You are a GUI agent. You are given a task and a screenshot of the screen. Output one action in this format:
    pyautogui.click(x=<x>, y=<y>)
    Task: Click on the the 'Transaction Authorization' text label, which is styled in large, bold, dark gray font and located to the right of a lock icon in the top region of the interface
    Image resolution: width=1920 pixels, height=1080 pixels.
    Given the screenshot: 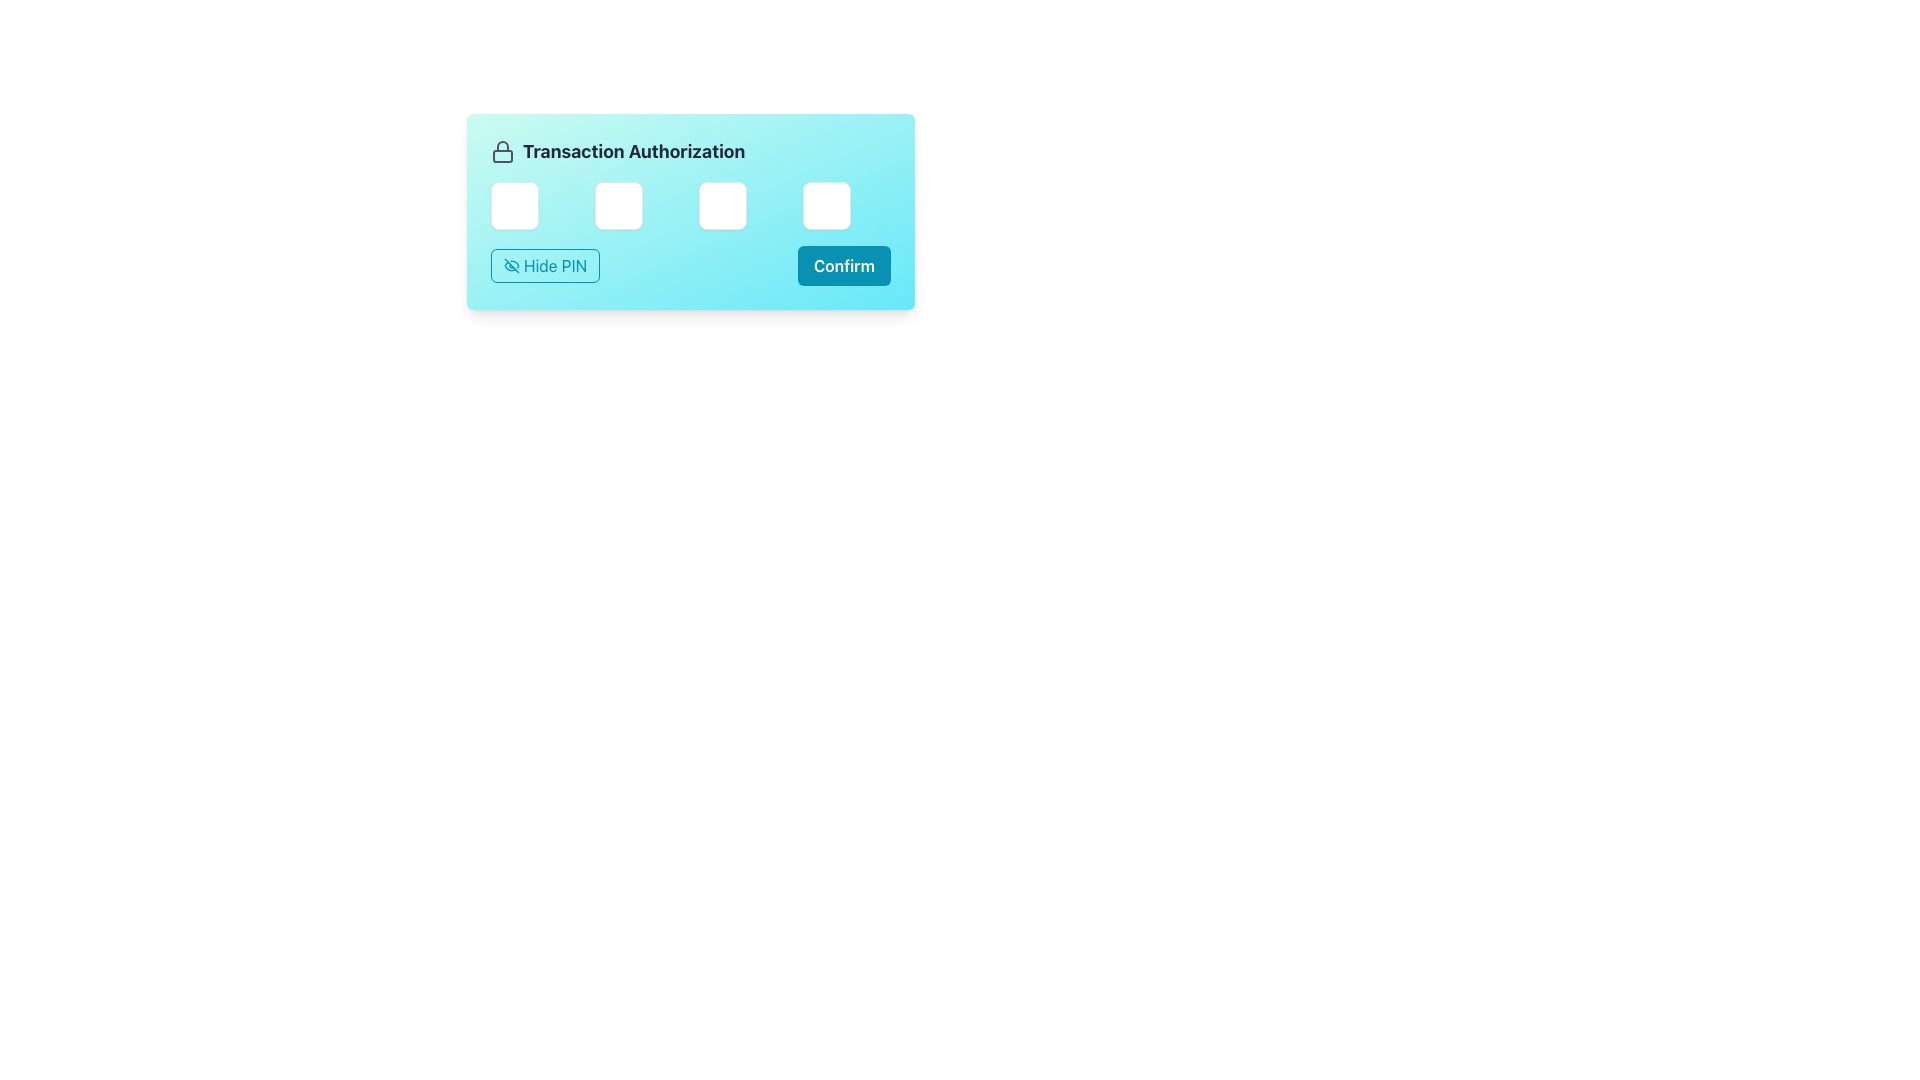 What is the action you would take?
    pyautogui.click(x=633, y=150)
    